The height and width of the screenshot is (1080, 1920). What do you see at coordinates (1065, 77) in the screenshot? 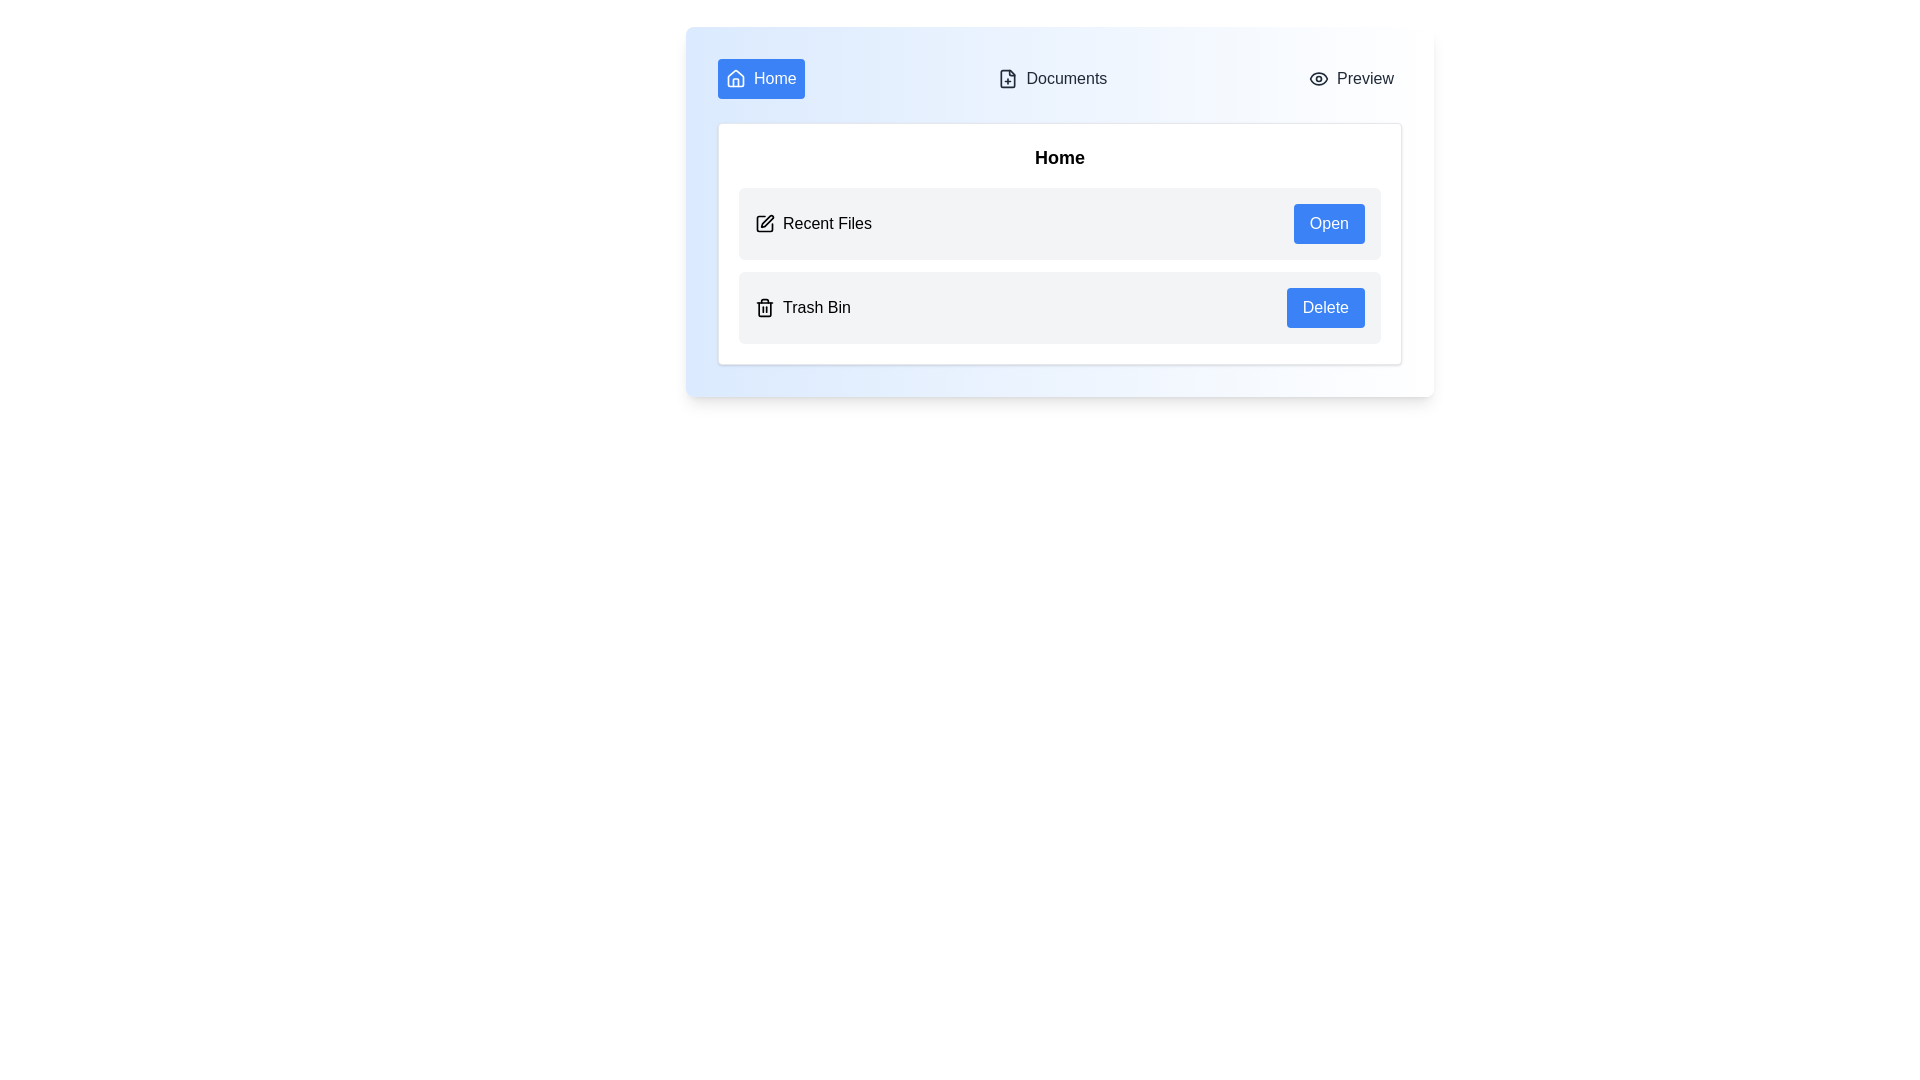
I see `the static text label displaying 'Documents', which is positioned to the right of the file-plus icon in the navigation bar` at bounding box center [1065, 77].